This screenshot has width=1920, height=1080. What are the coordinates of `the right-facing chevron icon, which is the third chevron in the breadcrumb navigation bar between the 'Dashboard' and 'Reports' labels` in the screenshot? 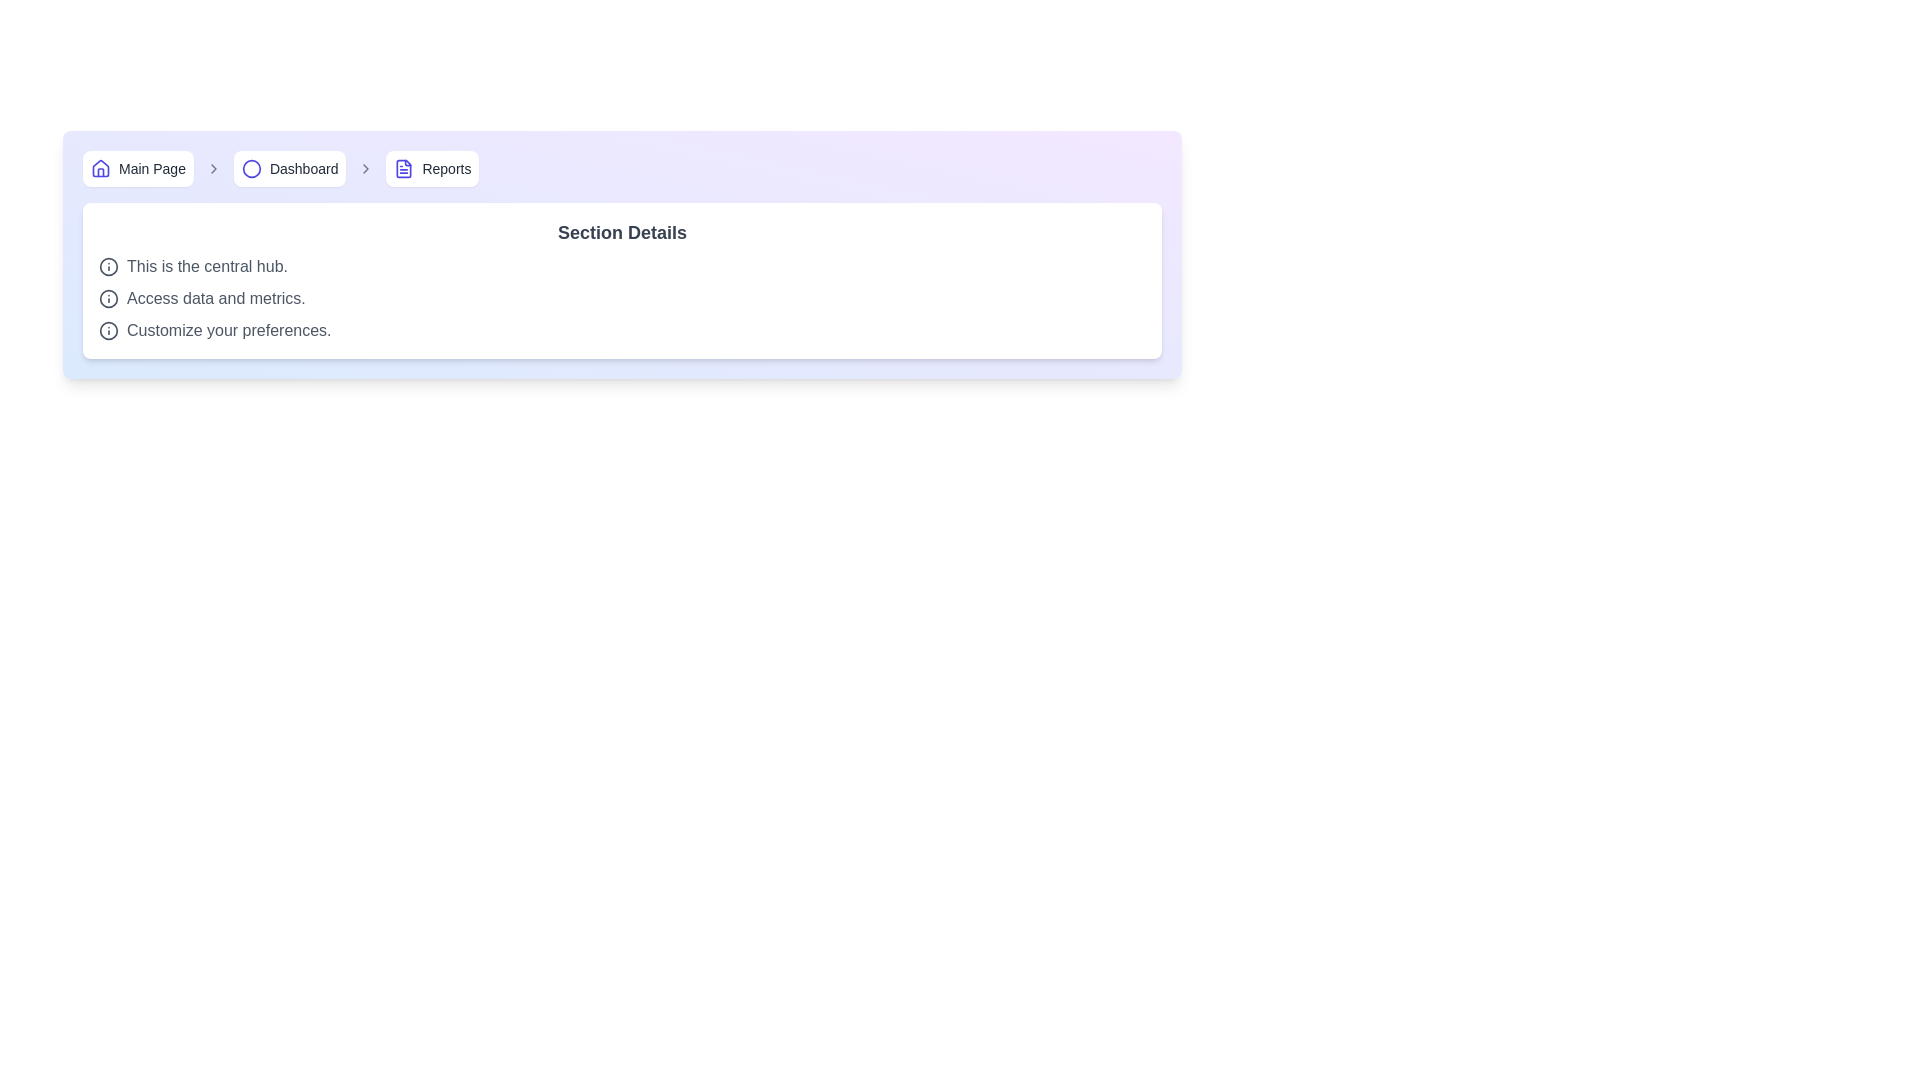 It's located at (366, 168).